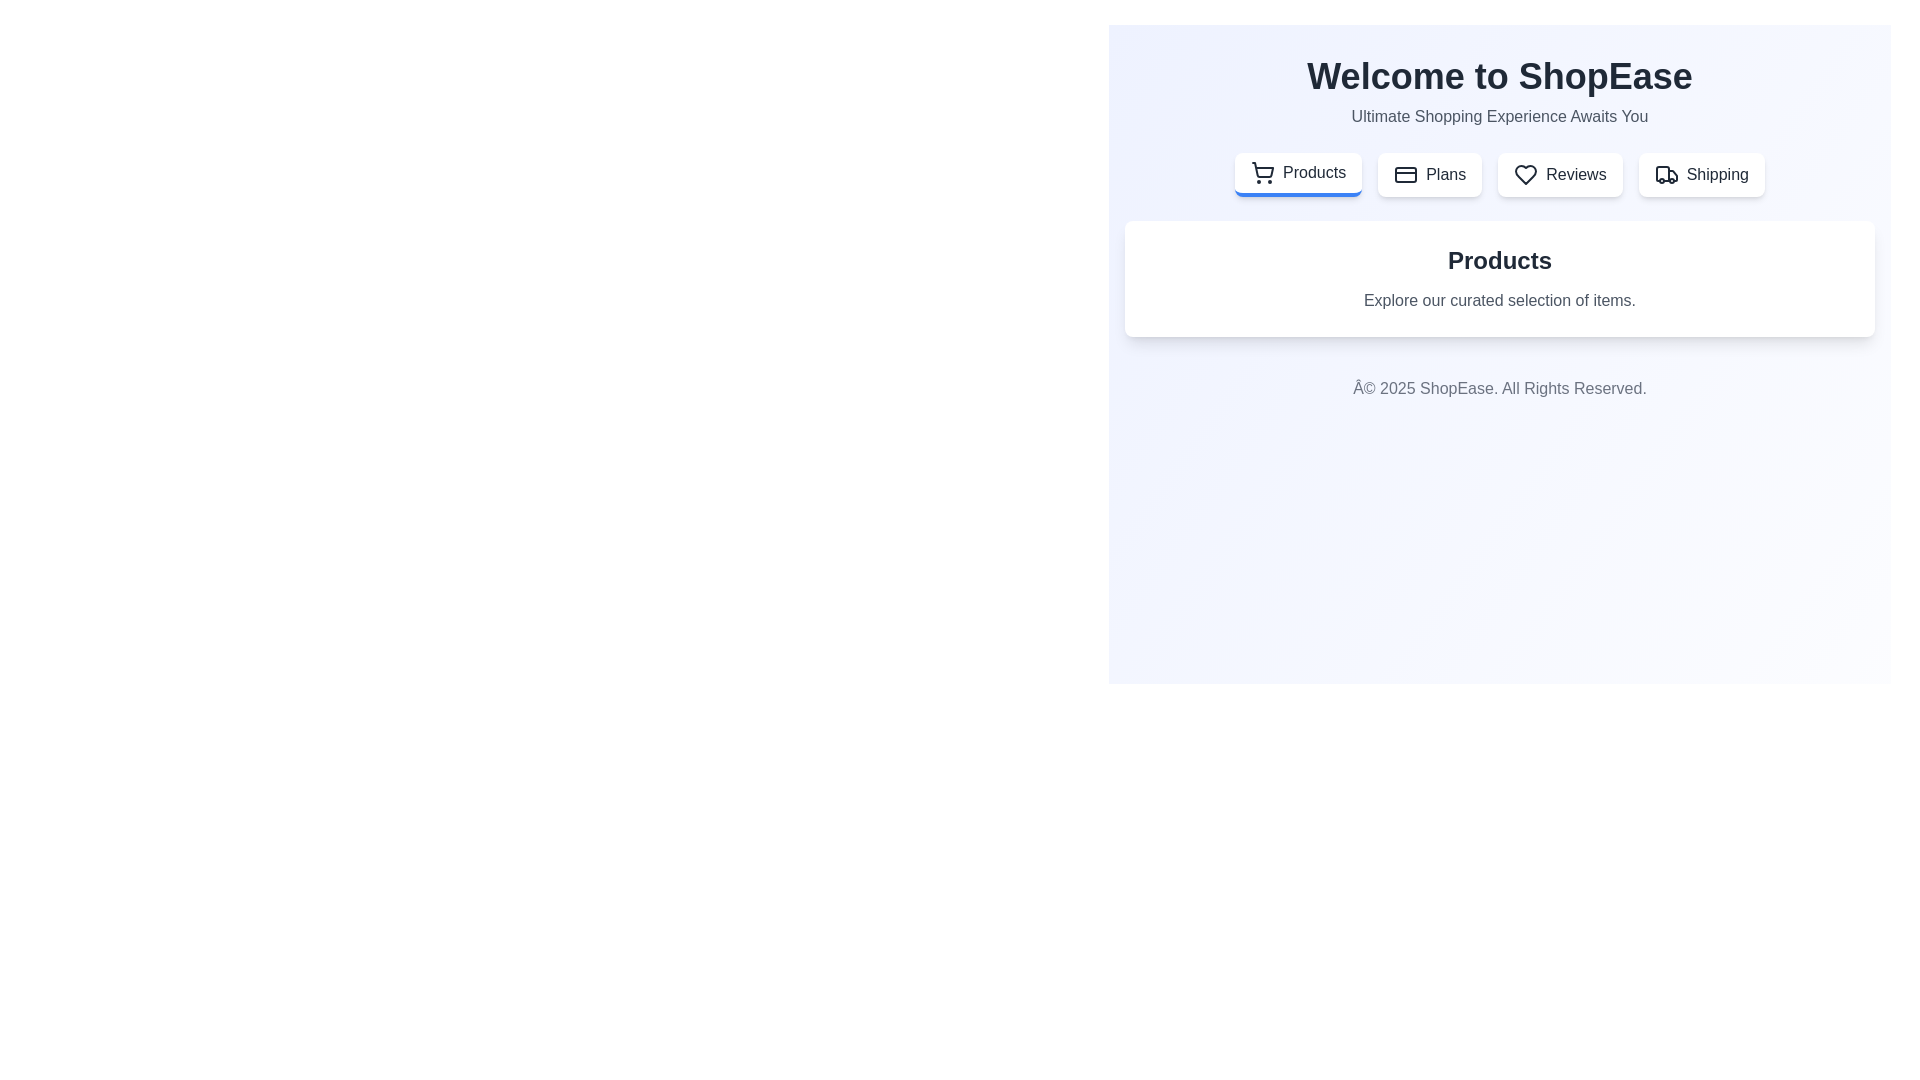 The image size is (1920, 1080). I want to click on the static text label positioned directly below the title 'Welcome to ShopEase', which serves as a descriptive subtitle enticing users, so click(1499, 116).